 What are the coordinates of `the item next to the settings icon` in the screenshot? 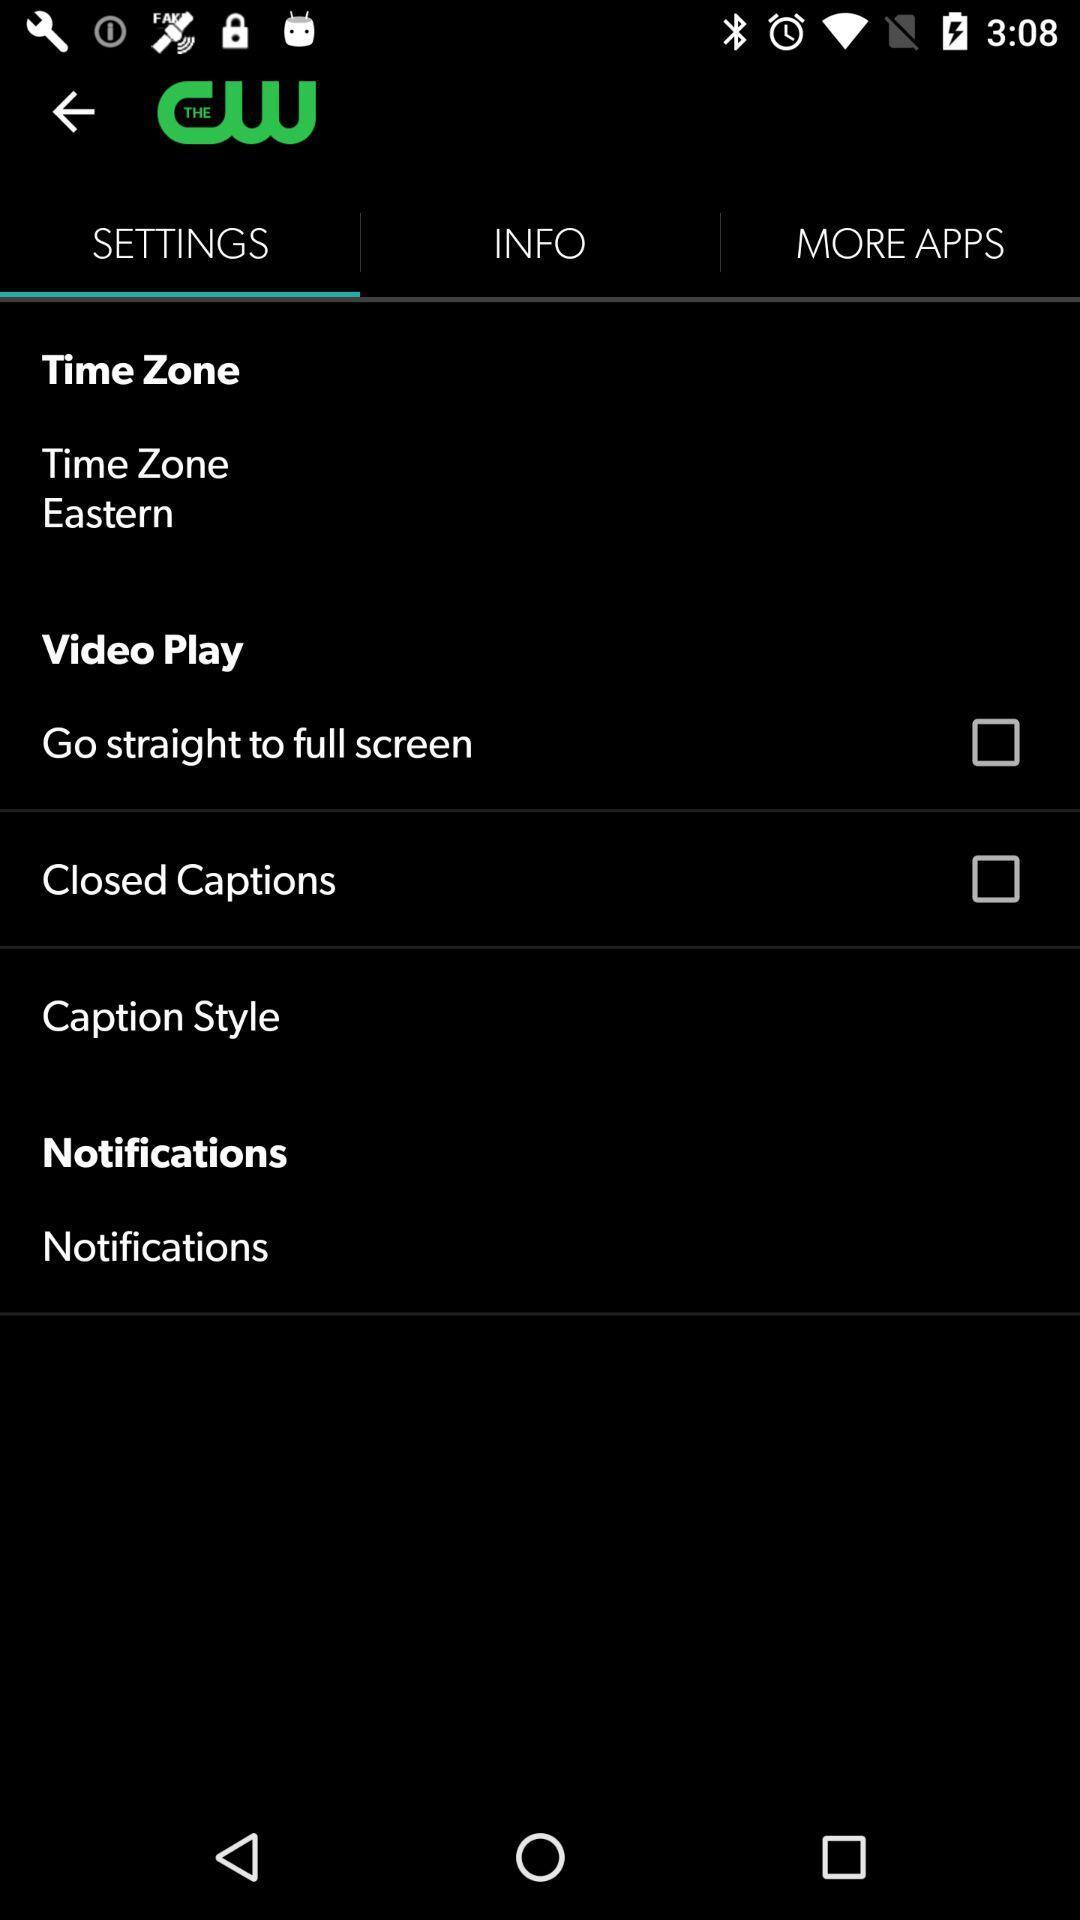 It's located at (540, 242).